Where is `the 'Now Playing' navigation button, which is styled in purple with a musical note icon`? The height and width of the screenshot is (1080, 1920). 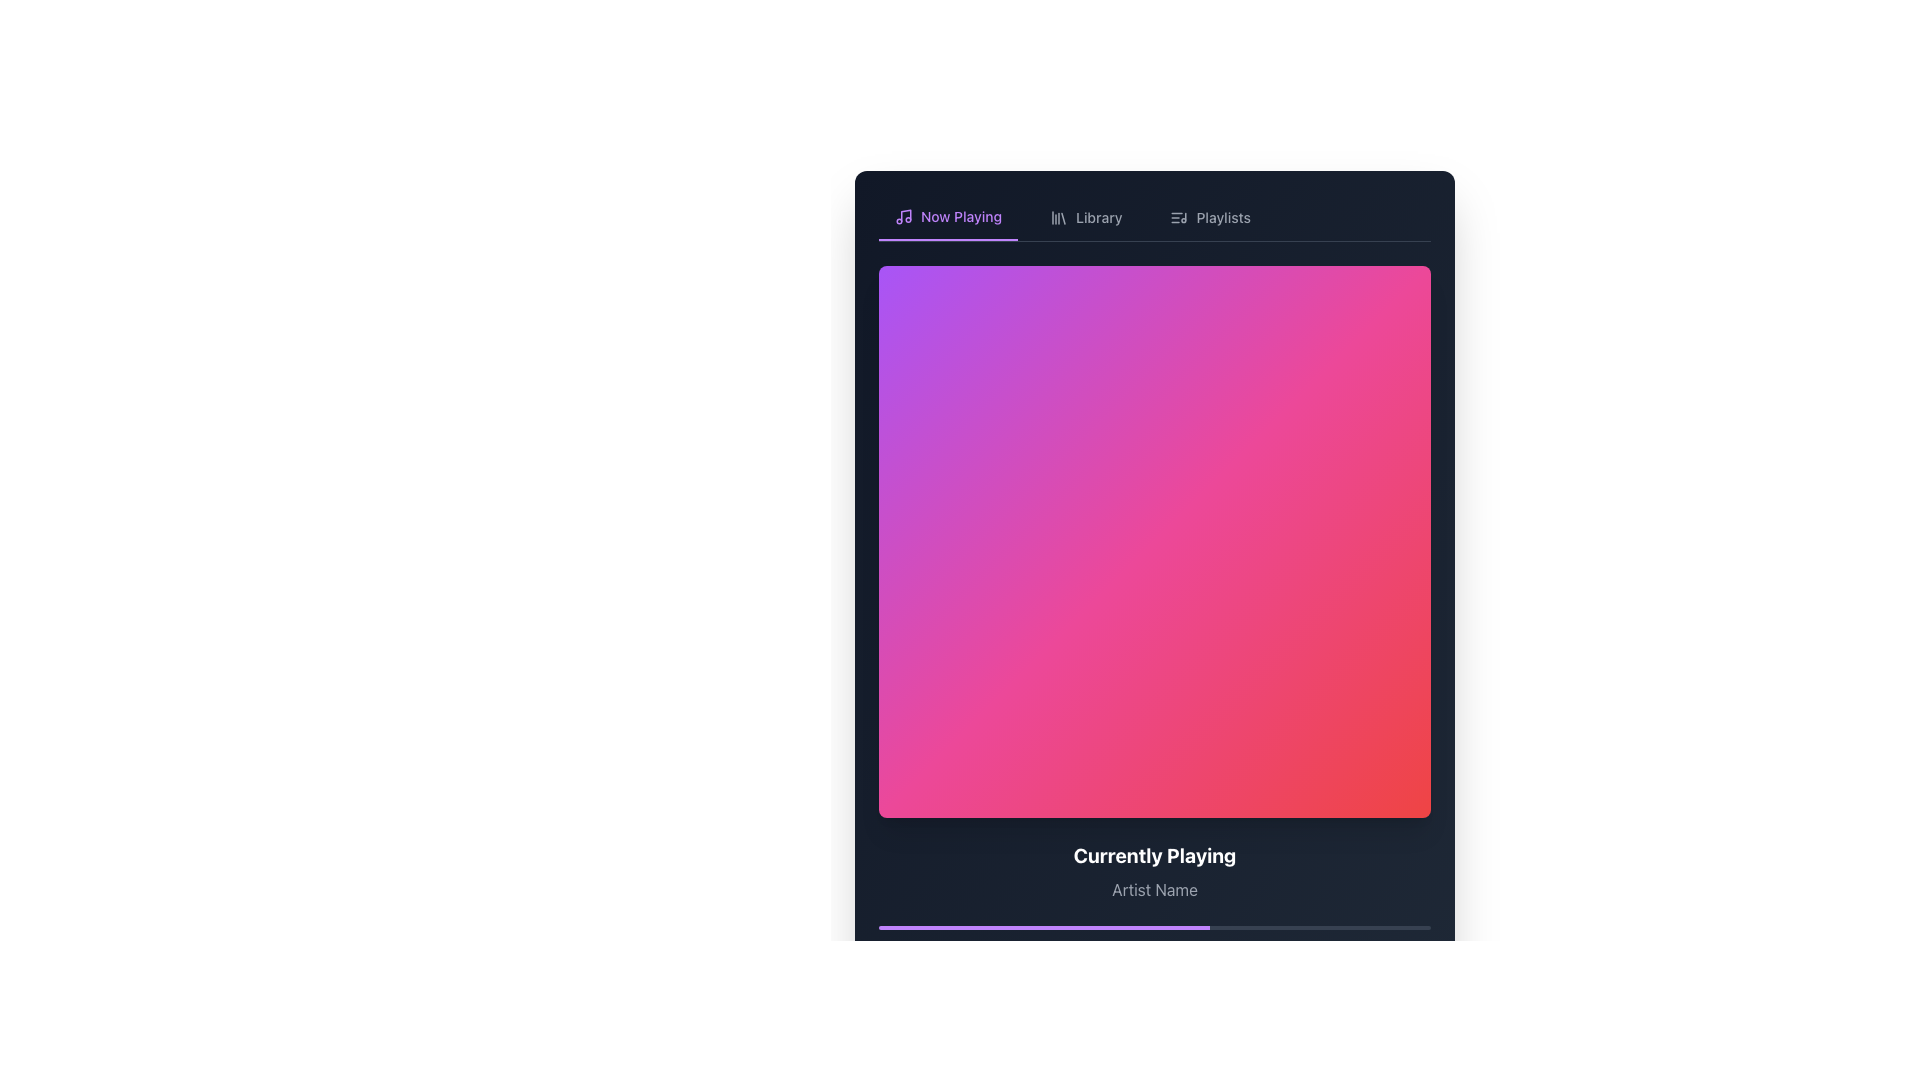
the 'Now Playing' navigation button, which is styled in purple with a musical note icon is located at coordinates (947, 218).